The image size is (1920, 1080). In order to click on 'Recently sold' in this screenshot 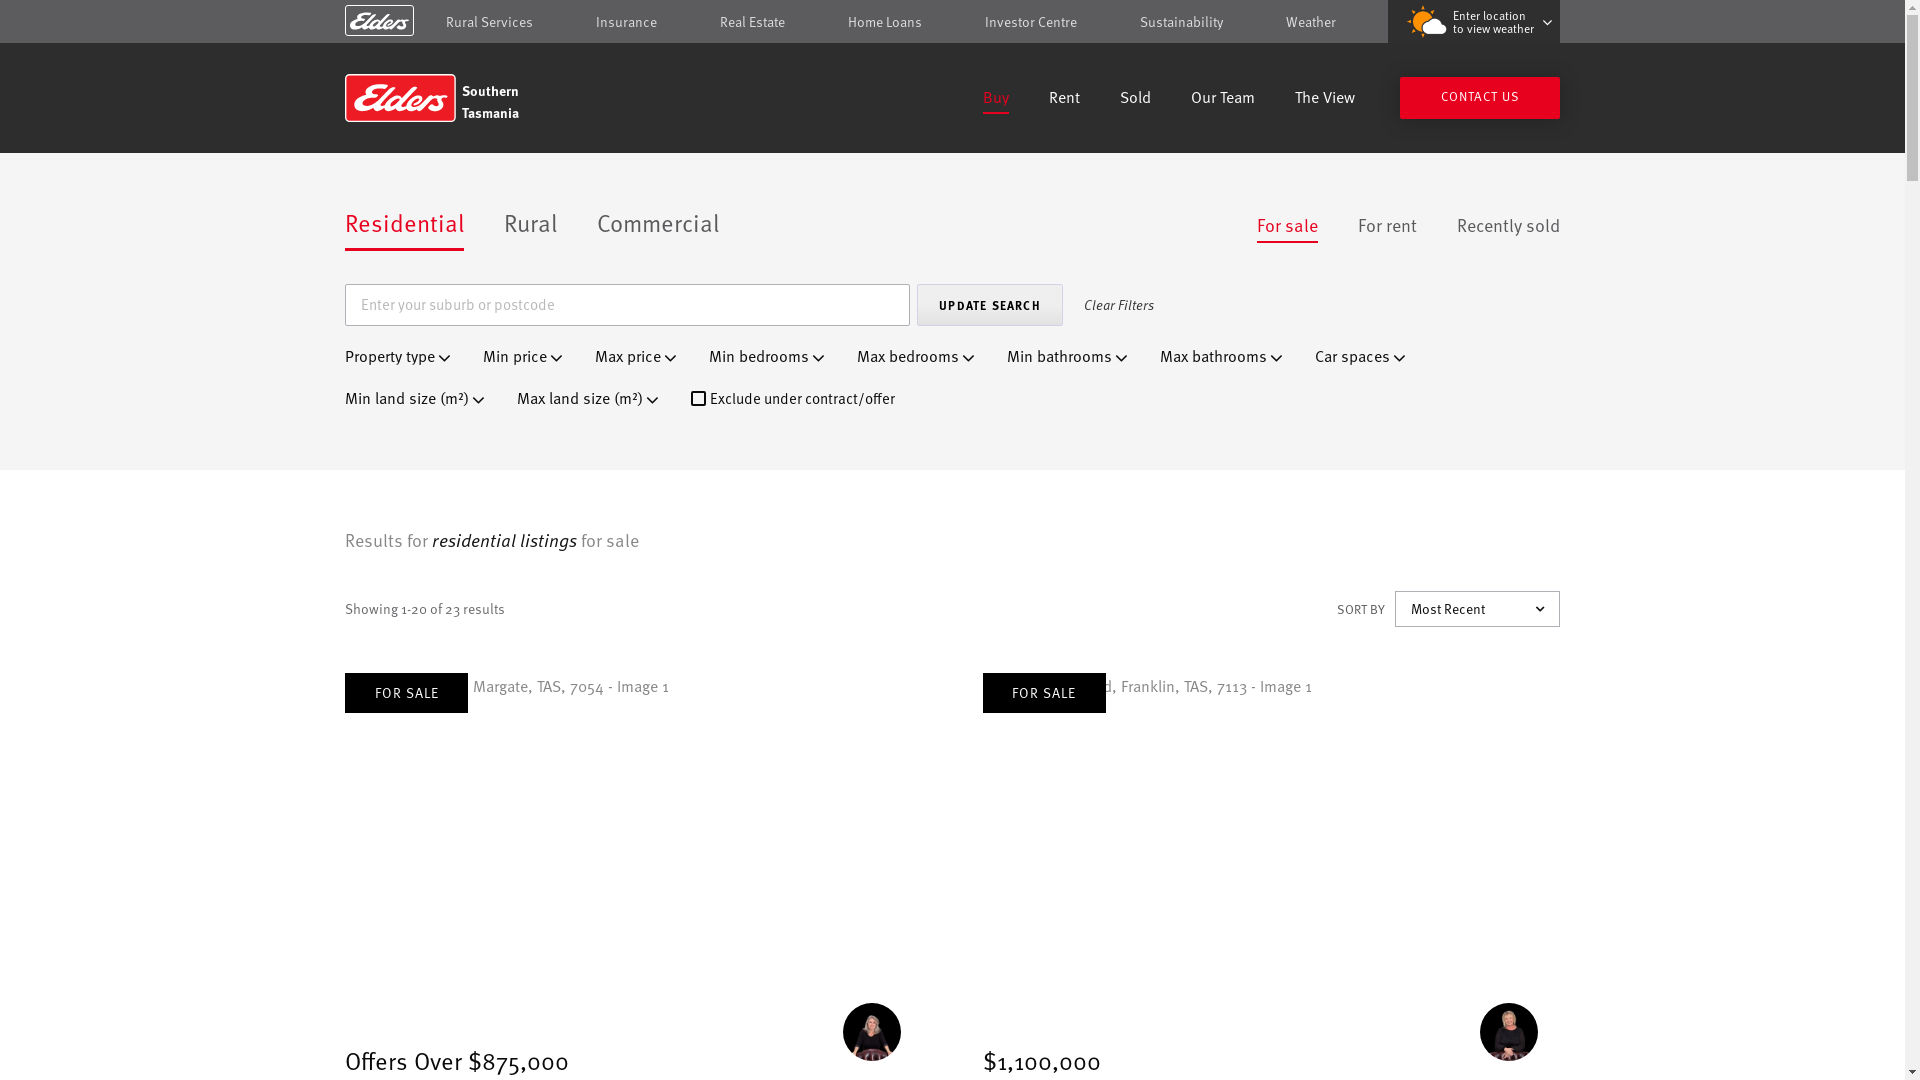, I will do `click(1508, 225)`.